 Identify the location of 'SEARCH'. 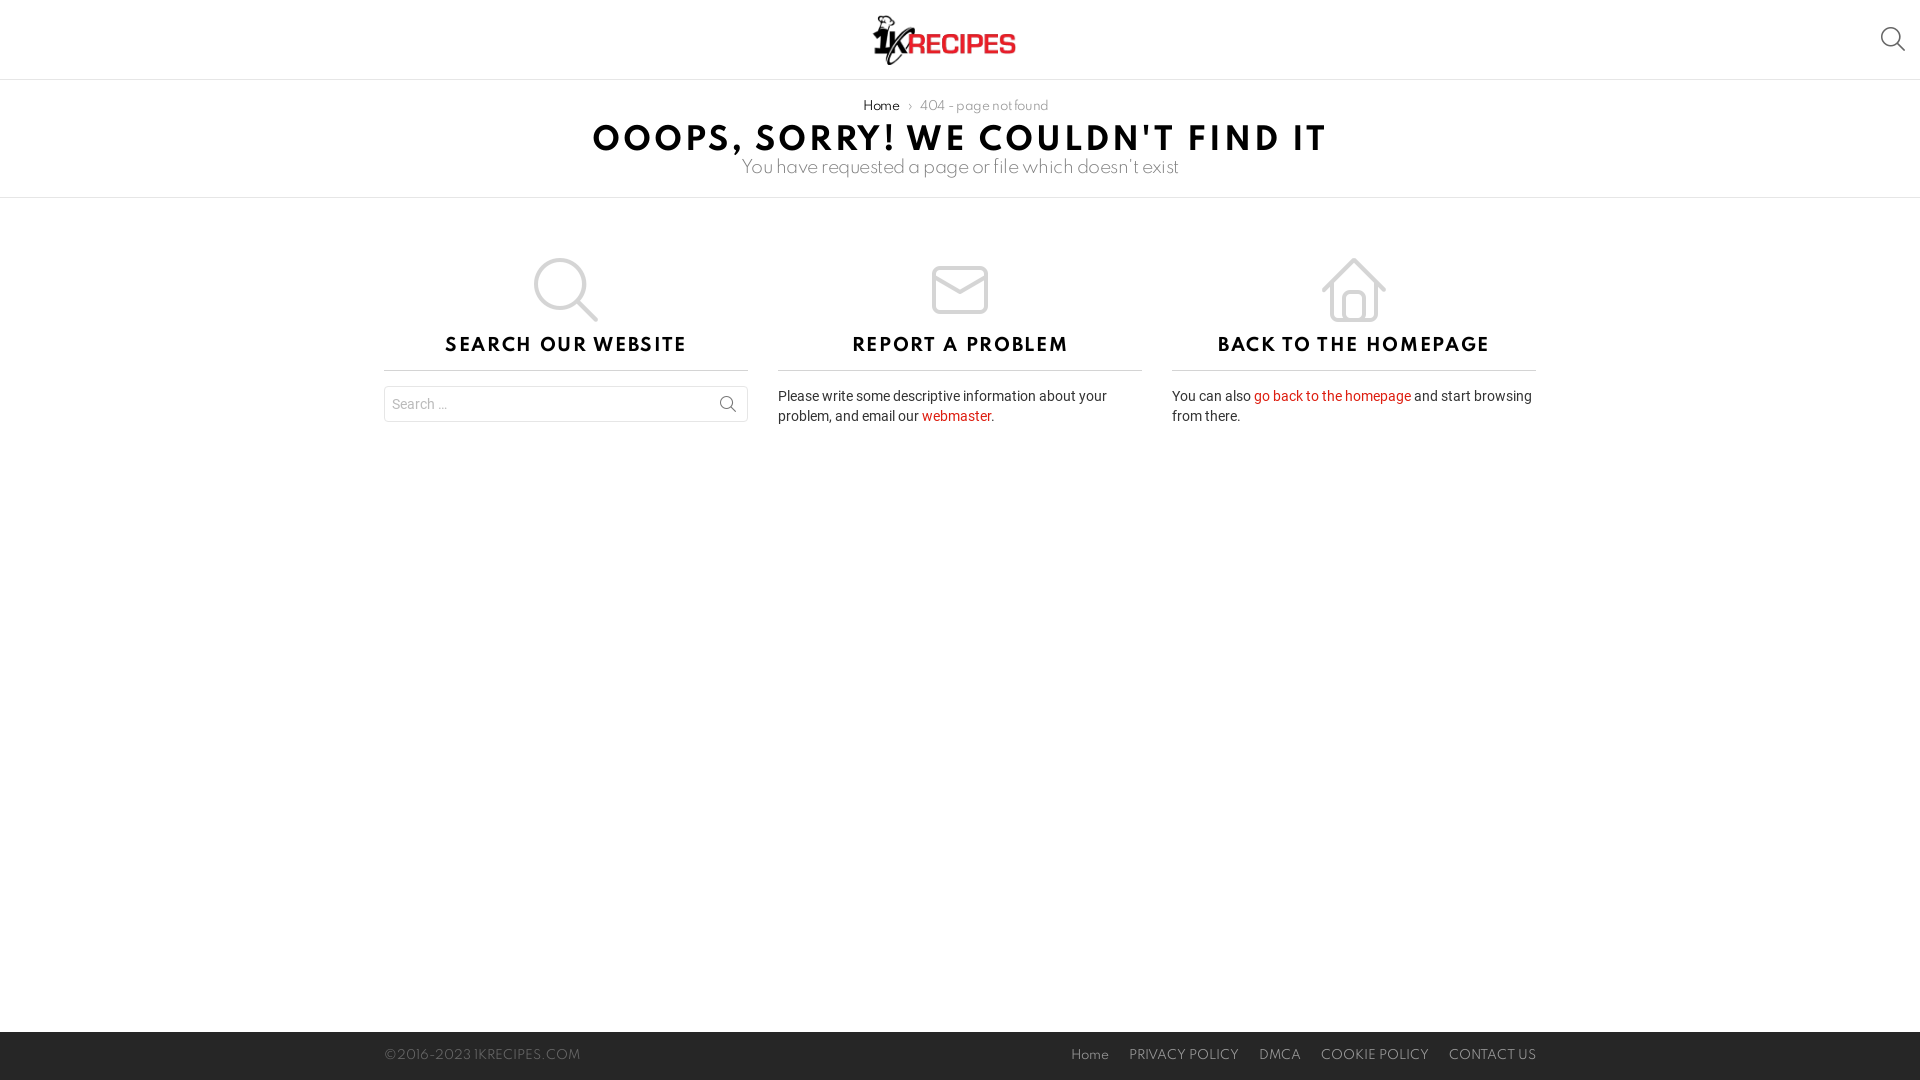
(727, 407).